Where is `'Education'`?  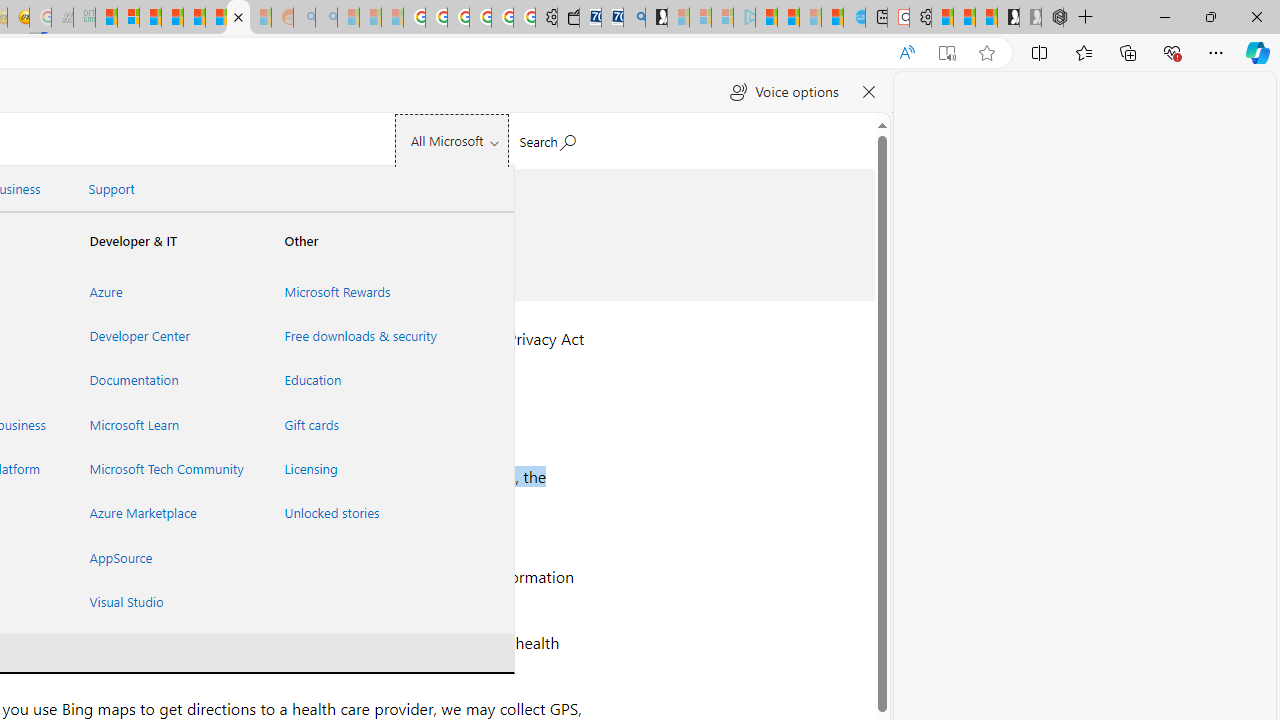
'Education' is located at coordinates (357, 380).